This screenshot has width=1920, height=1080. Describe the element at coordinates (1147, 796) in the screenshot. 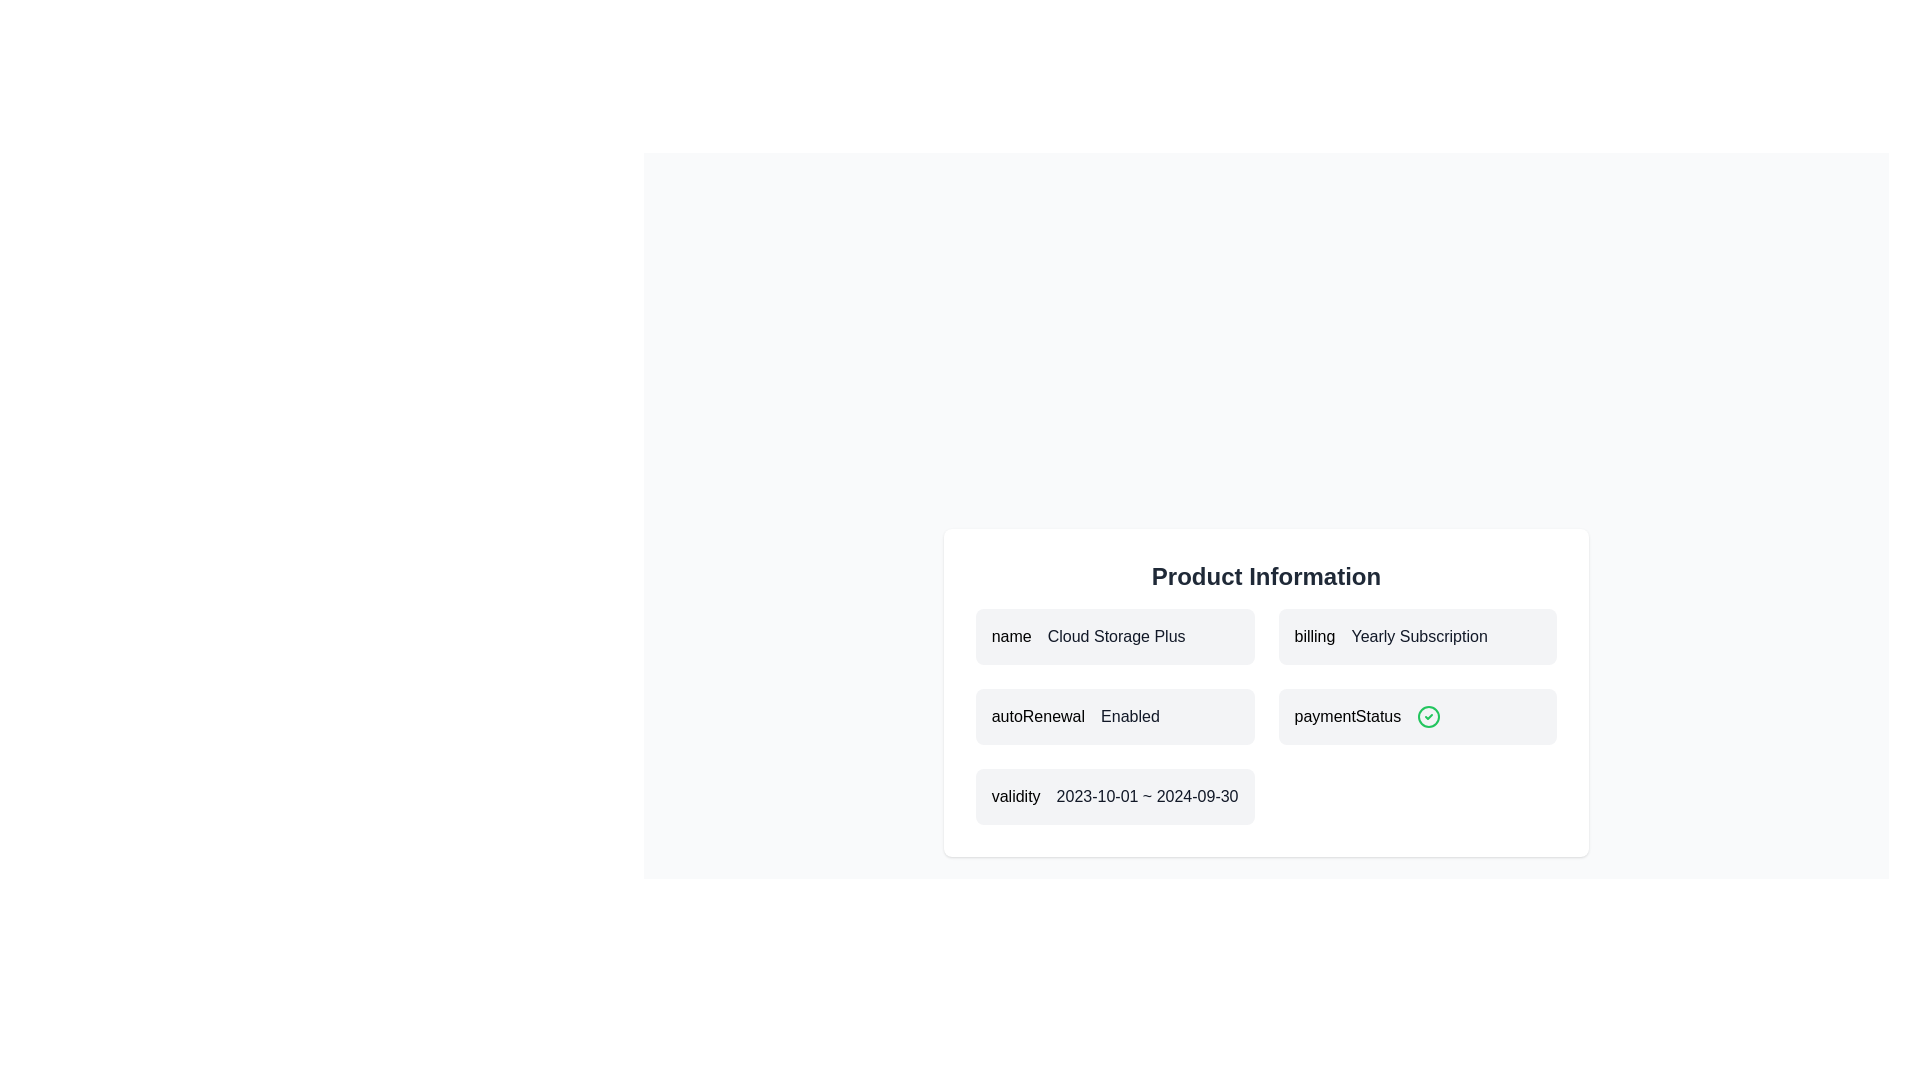

I see `the static text displaying the date range of validity, located to the right of the 'validity' label in the 'Product Information' section` at that location.